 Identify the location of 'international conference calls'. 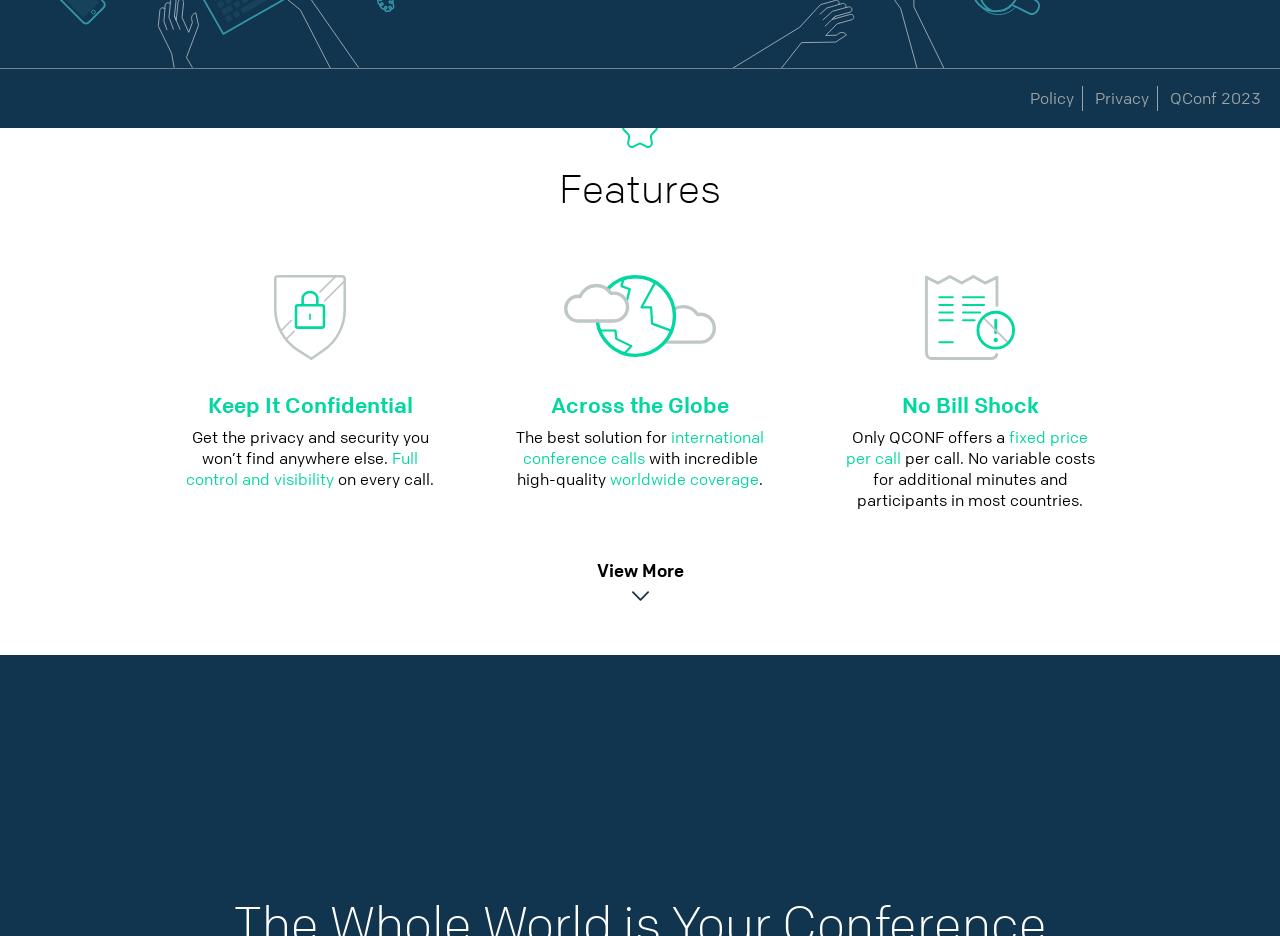
(642, 447).